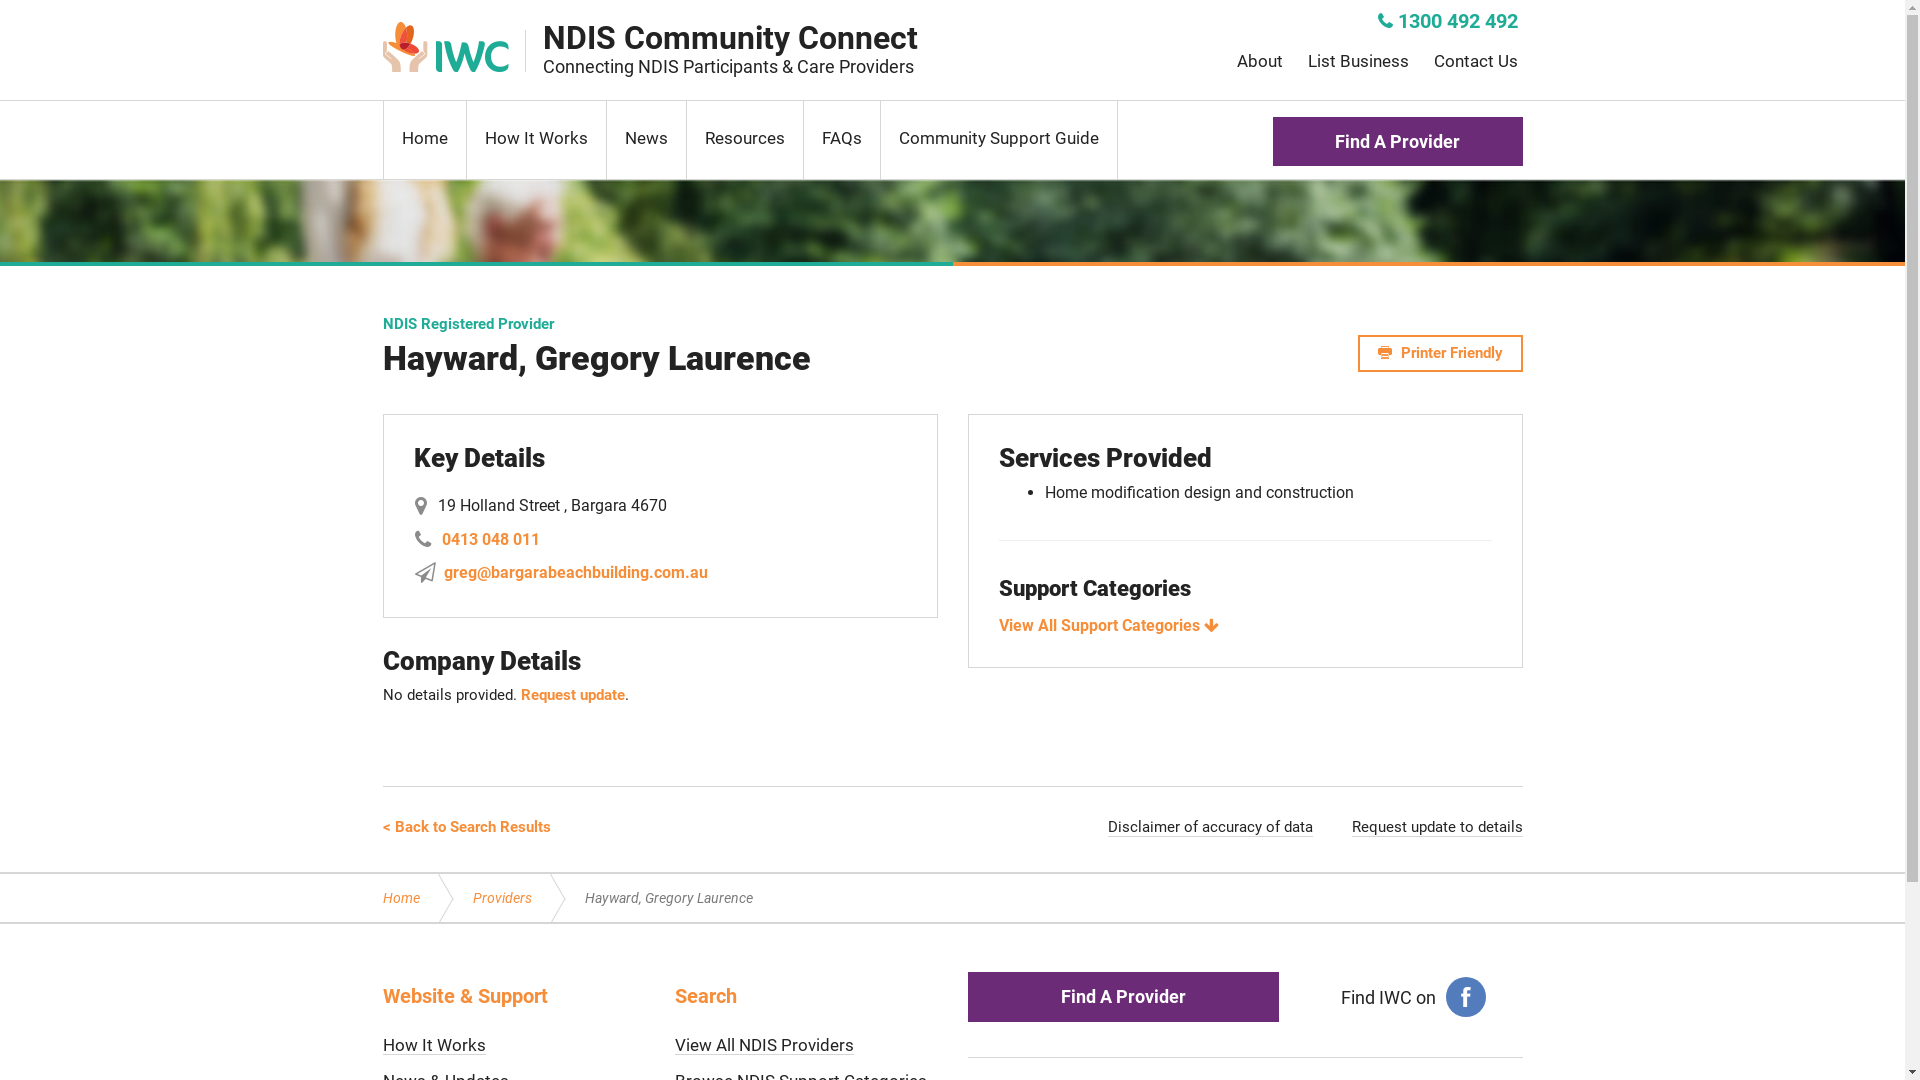  What do you see at coordinates (575, 572) in the screenshot?
I see `'greg@bargarabeachbuilding.com.au'` at bounding box center [575, 572].